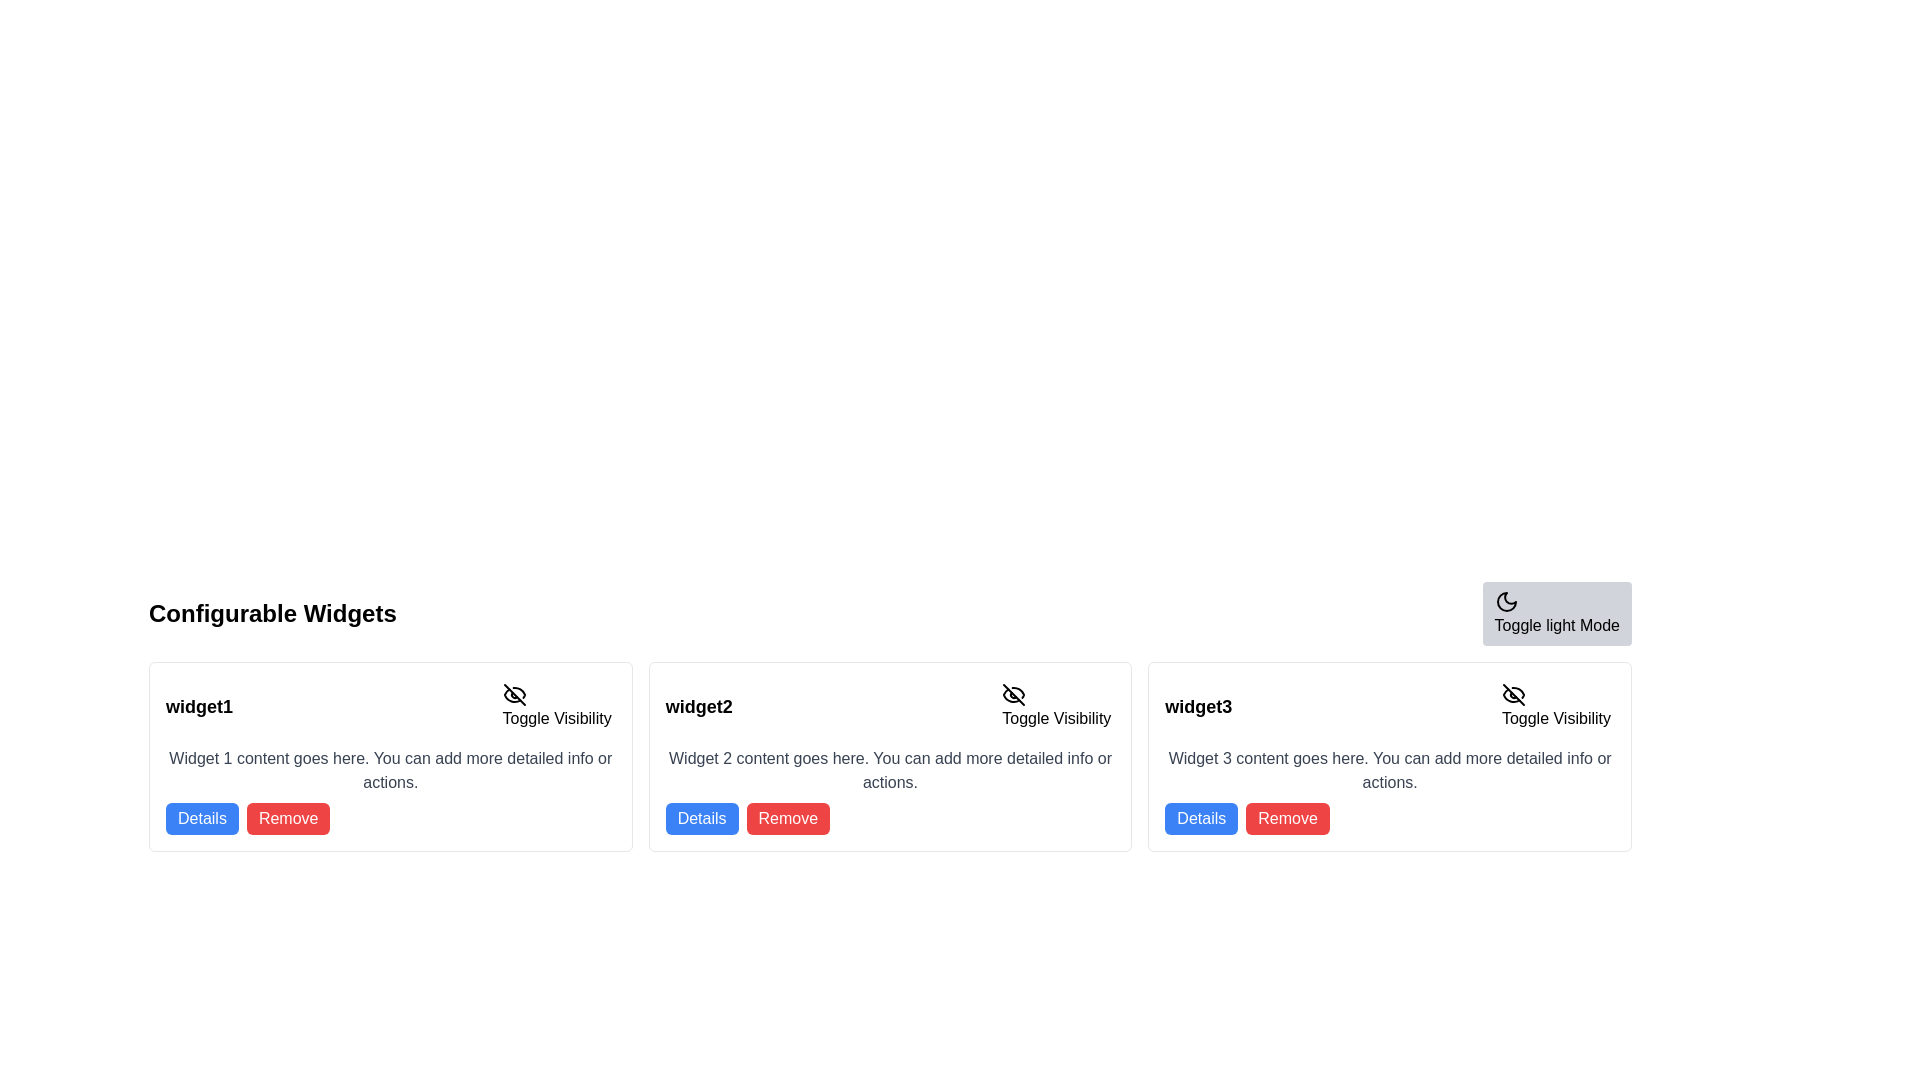 This screenshot has width=1920, height=1080. What do you see at coordinates (699, 705) in the screenshot?
I see `the bolded text label 'widget2' located in the upper-left corner of the middle card, which signifies its importance as the main header of the card` at bounding box center [699, 705].